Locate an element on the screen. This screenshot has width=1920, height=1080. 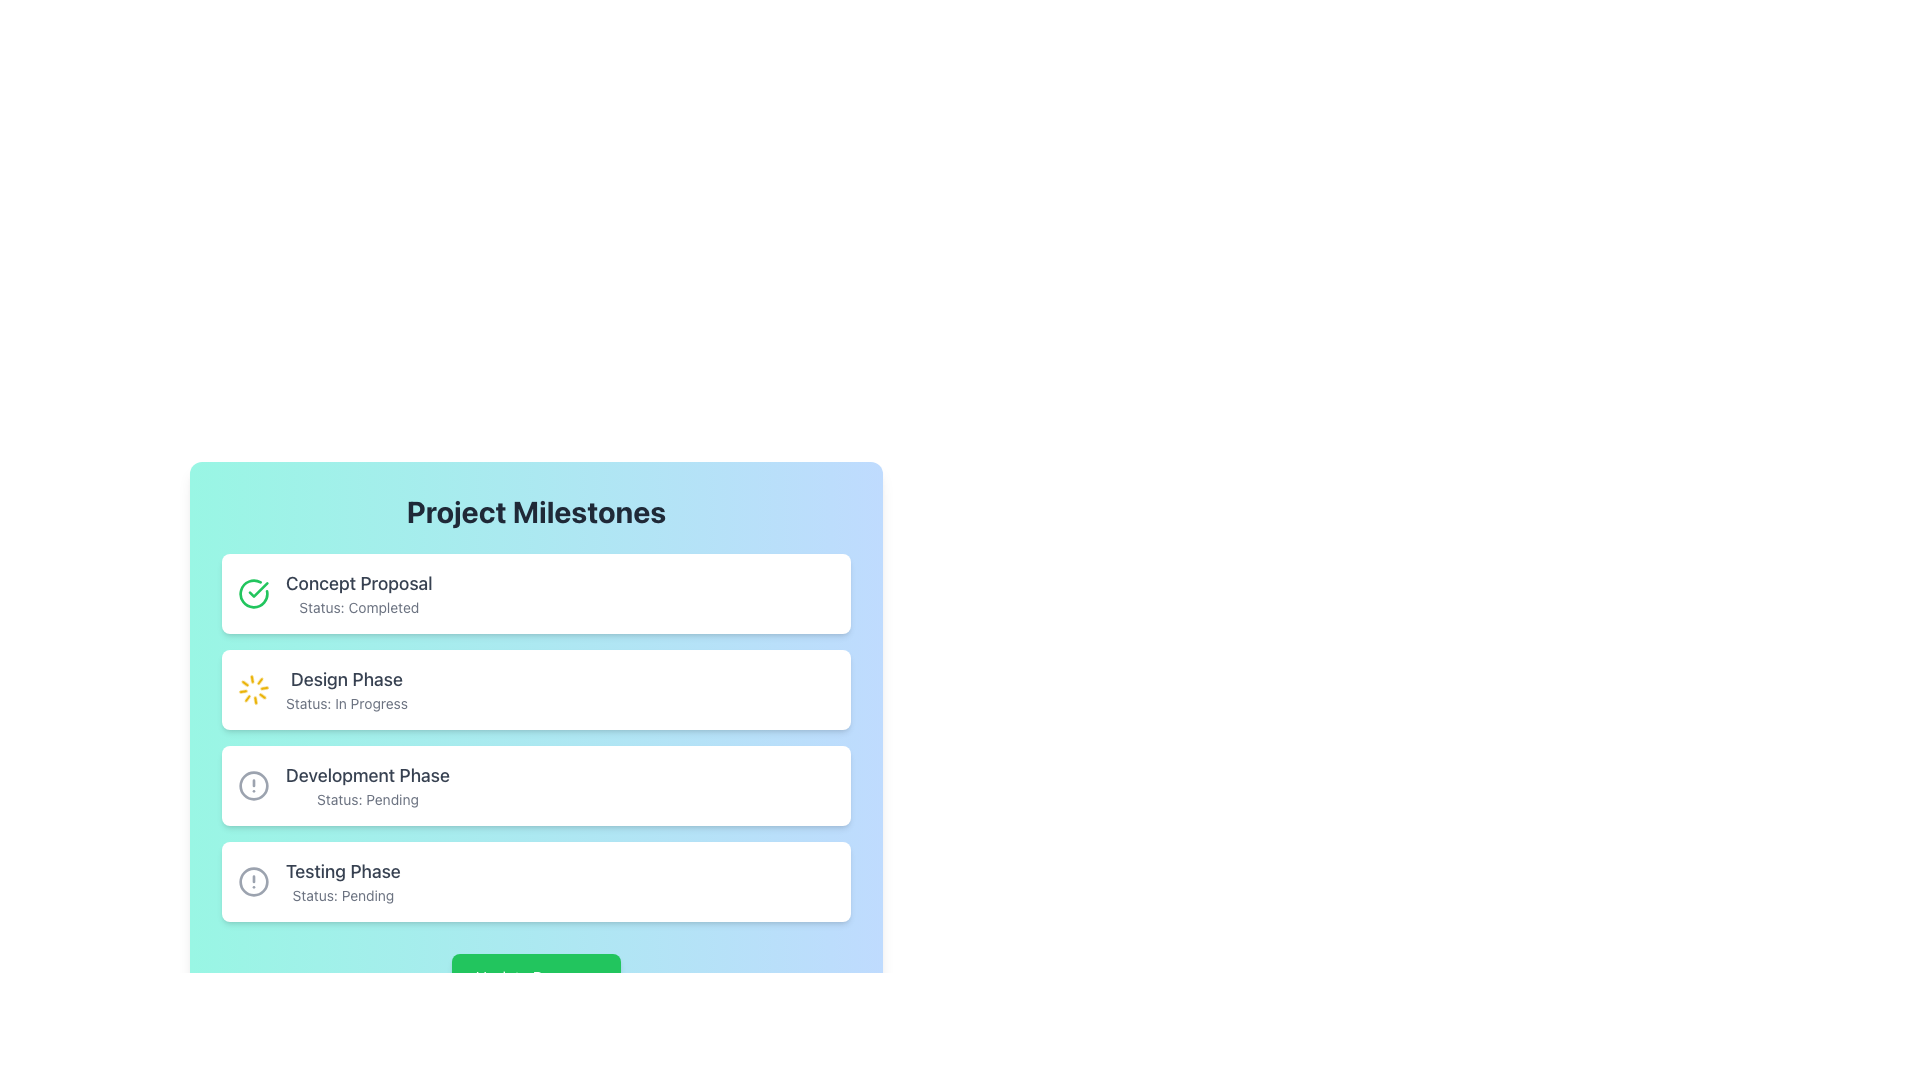
the green circular badge icon that visually indicates the completion status of the 'Concept Proposal' milestone, which is part of the checkmark symbol in the first milestone entry is located at coordinates (257, 589).